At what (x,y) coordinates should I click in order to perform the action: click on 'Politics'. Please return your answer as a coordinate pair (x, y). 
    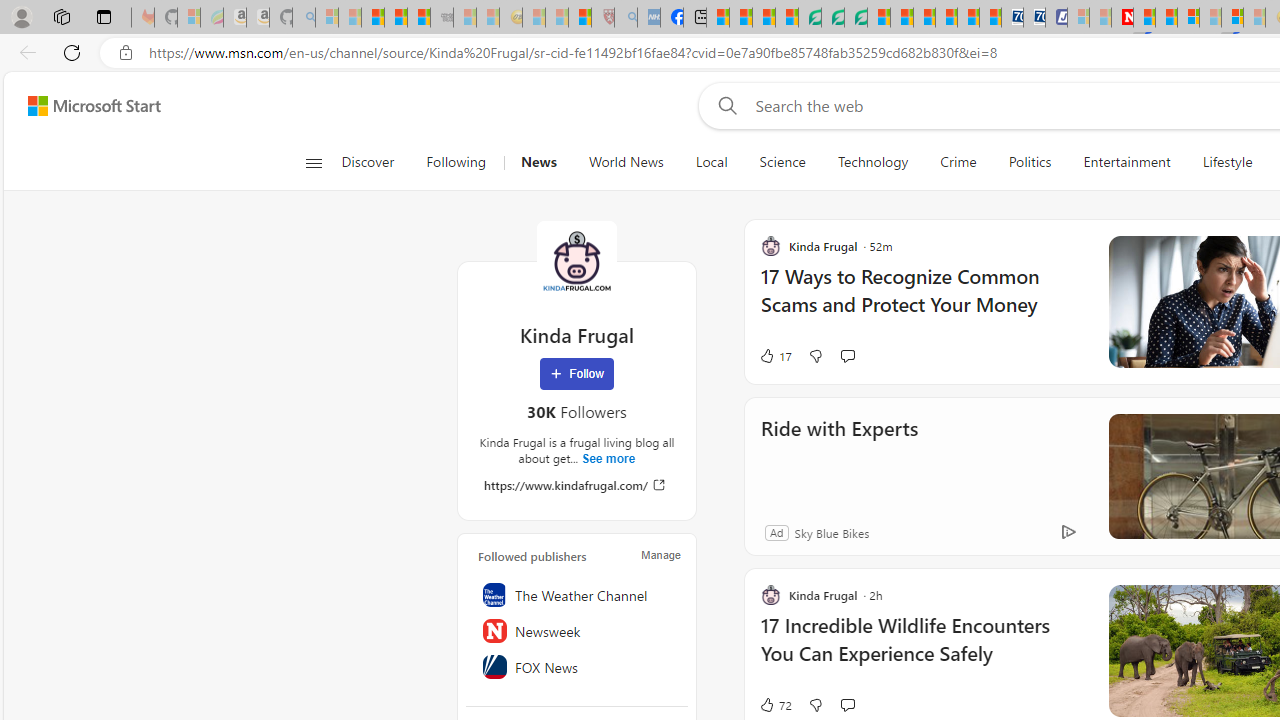
    Looking at the image, I should click on (1029, 162).